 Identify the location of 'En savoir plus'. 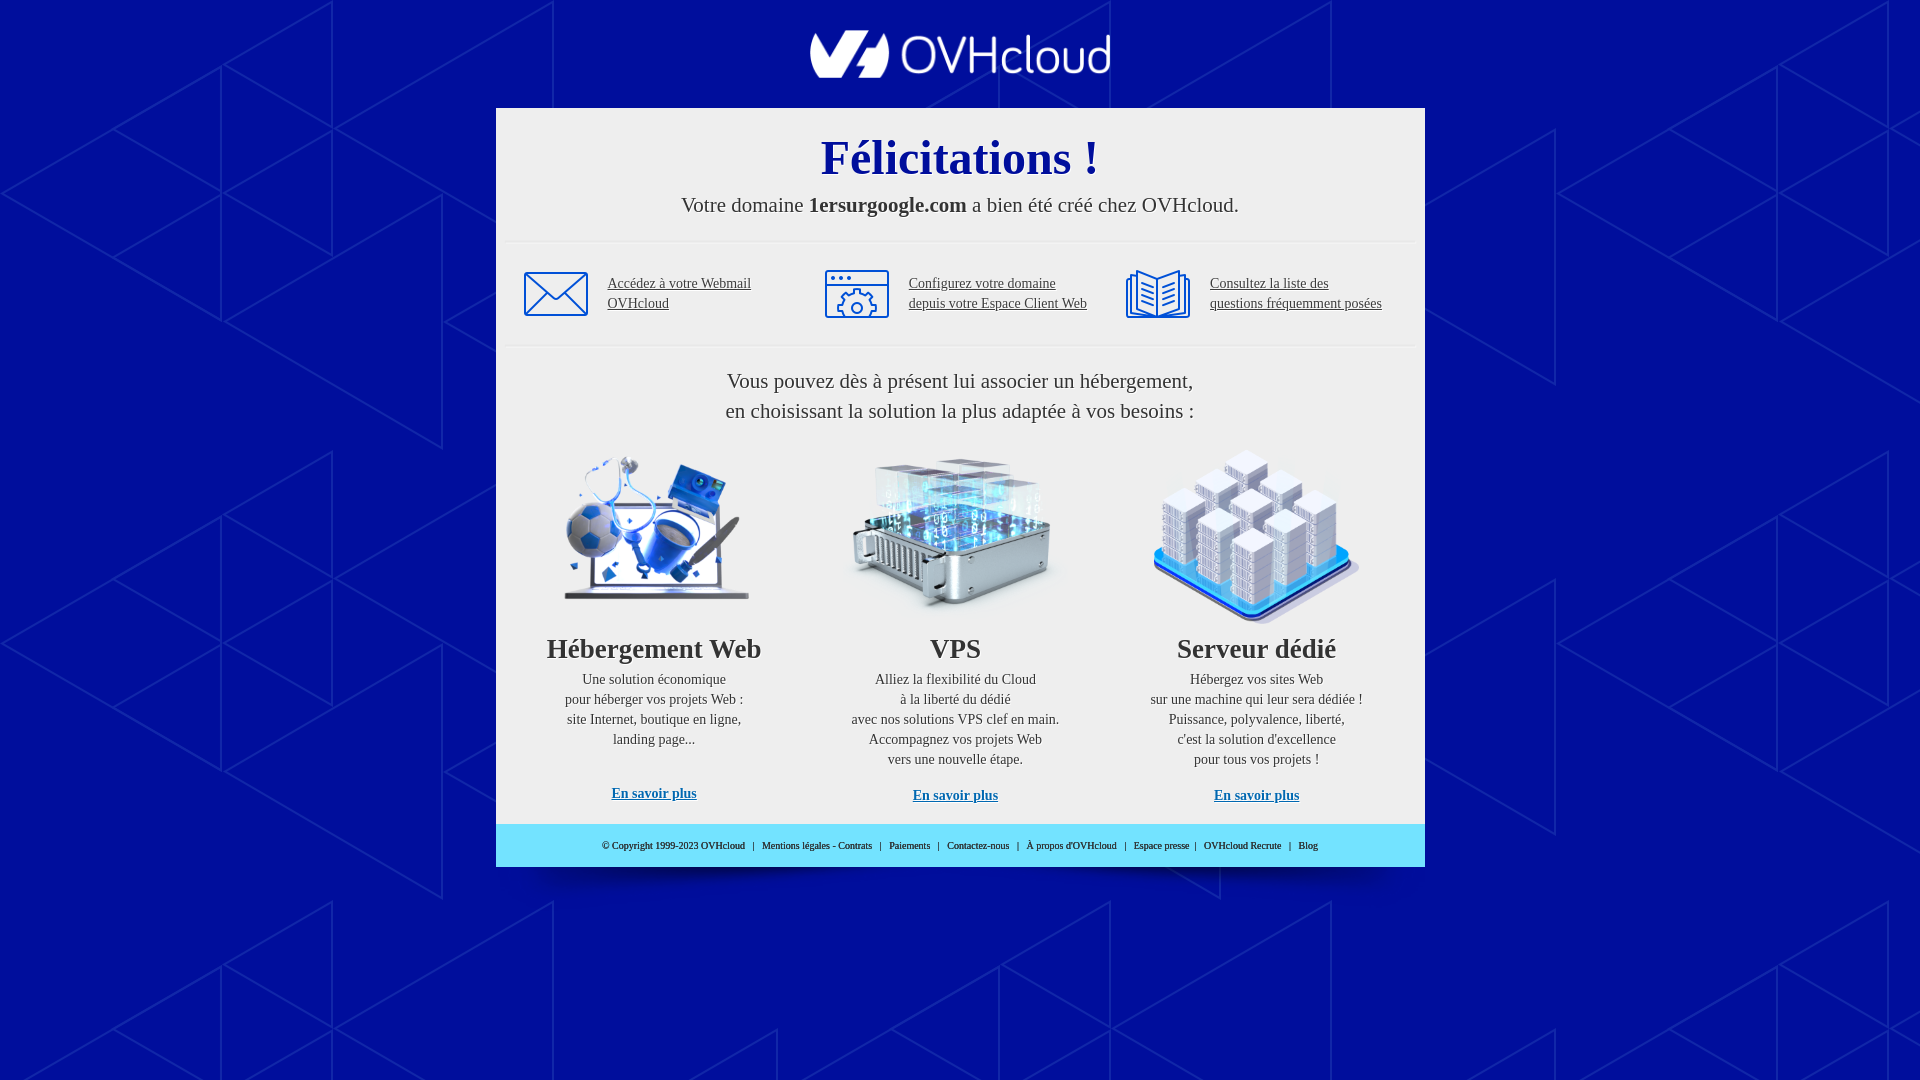
(954, 794).